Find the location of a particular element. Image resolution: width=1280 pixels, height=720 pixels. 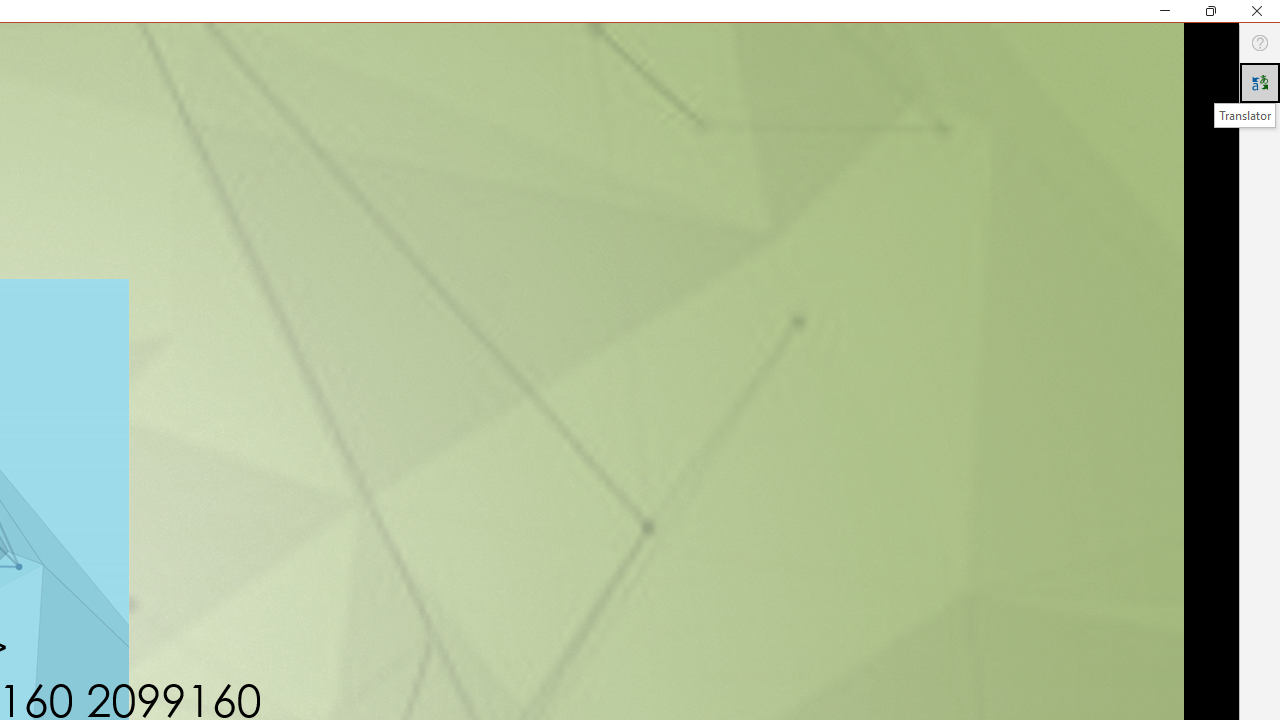

'Translator' is located at coordinates (1243, 115).